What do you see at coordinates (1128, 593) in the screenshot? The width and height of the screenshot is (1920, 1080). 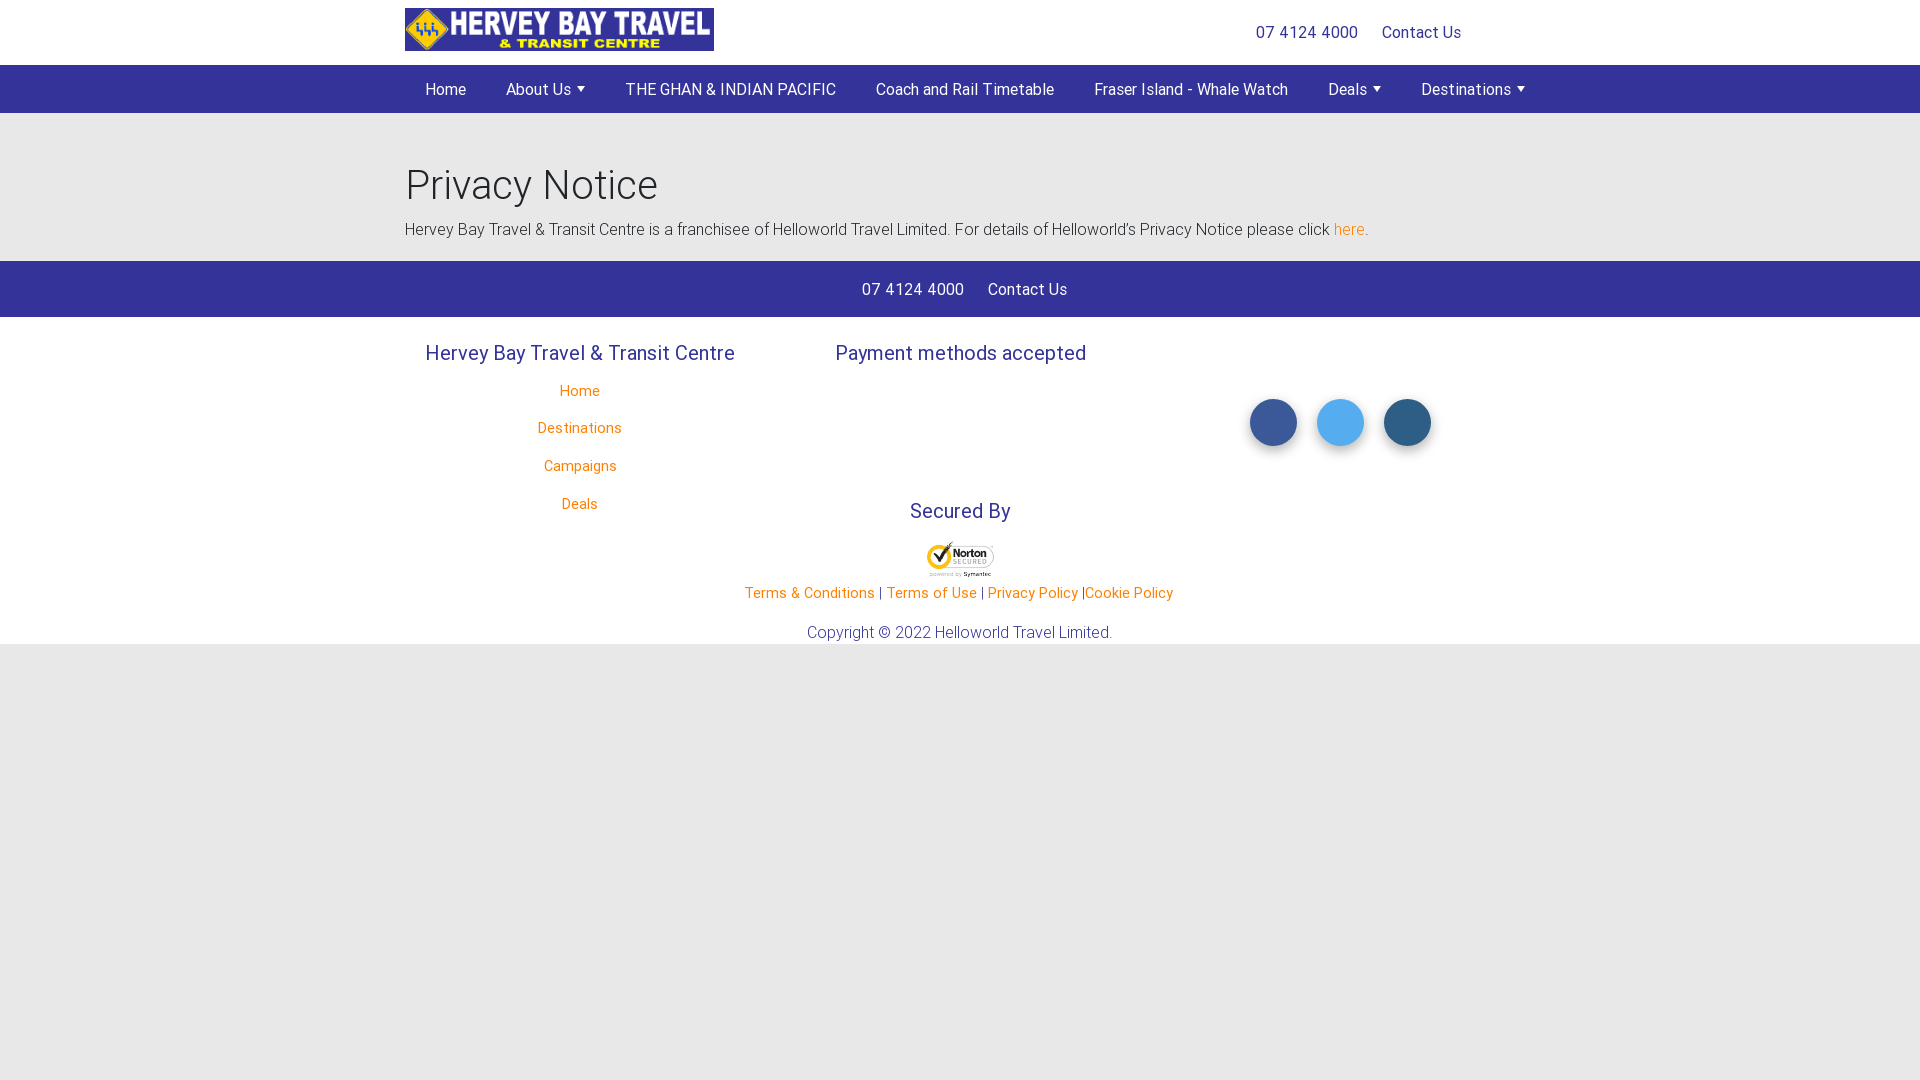 I see `'Cookie Policy'` at bounding box center [1128, 593].